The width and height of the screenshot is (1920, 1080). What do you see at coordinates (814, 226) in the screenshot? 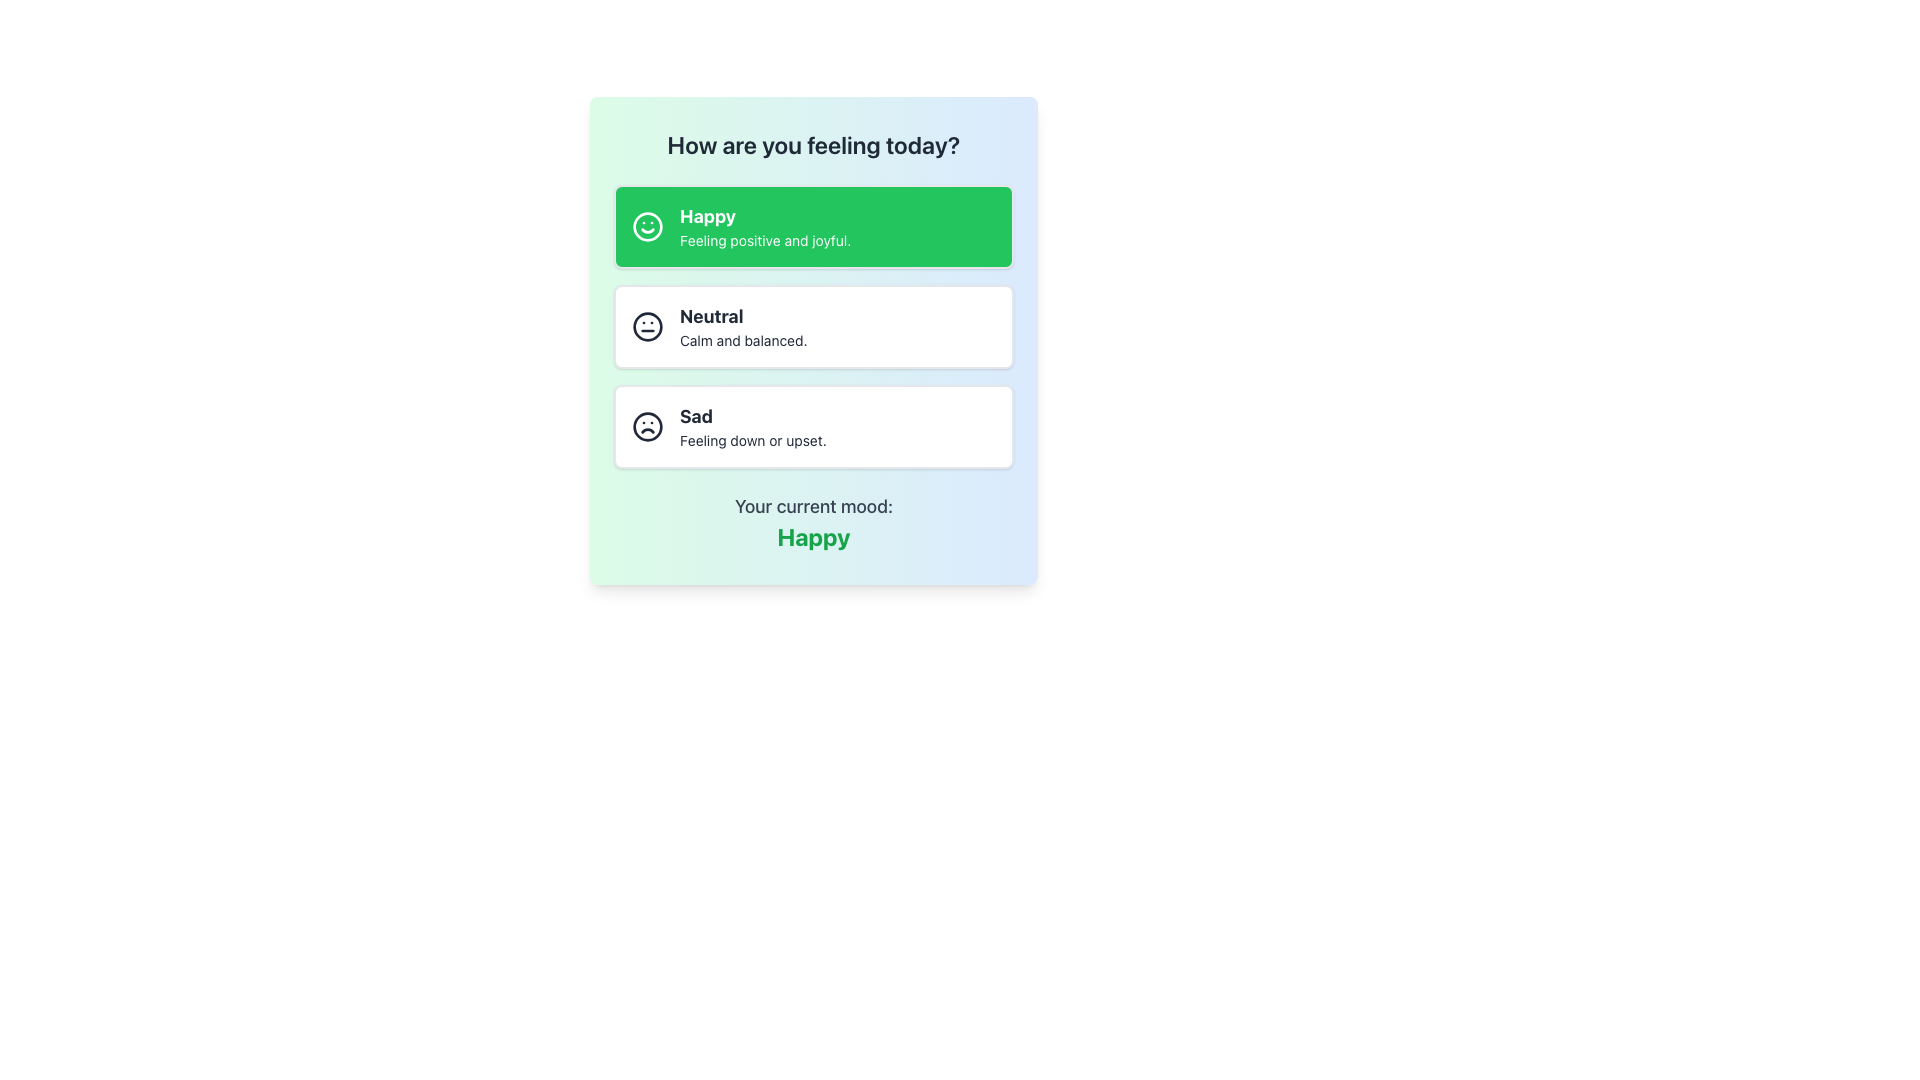
I see `the 'Happy' button, which is the first item in a vertical list of mood options` at bounding box center [814, 226].